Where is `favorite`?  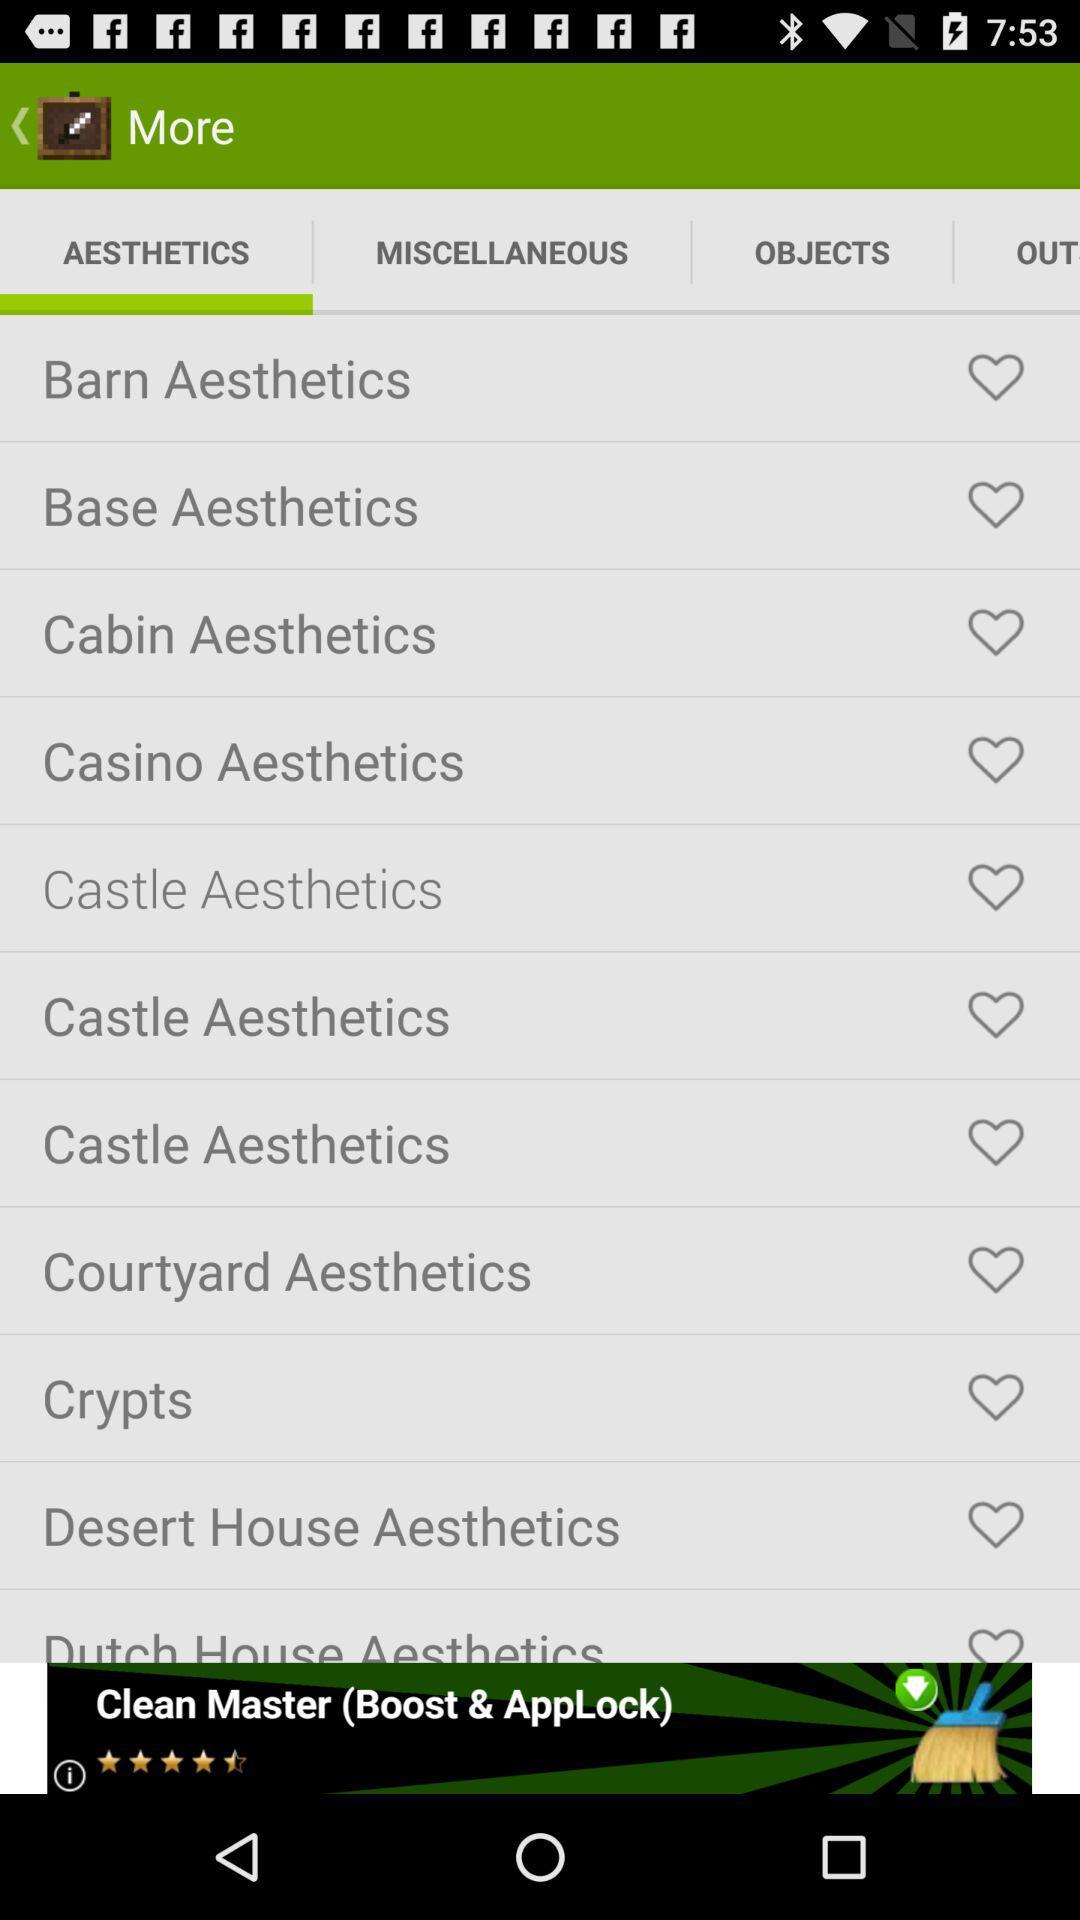
favorite is located at coordinates (995, 1524).